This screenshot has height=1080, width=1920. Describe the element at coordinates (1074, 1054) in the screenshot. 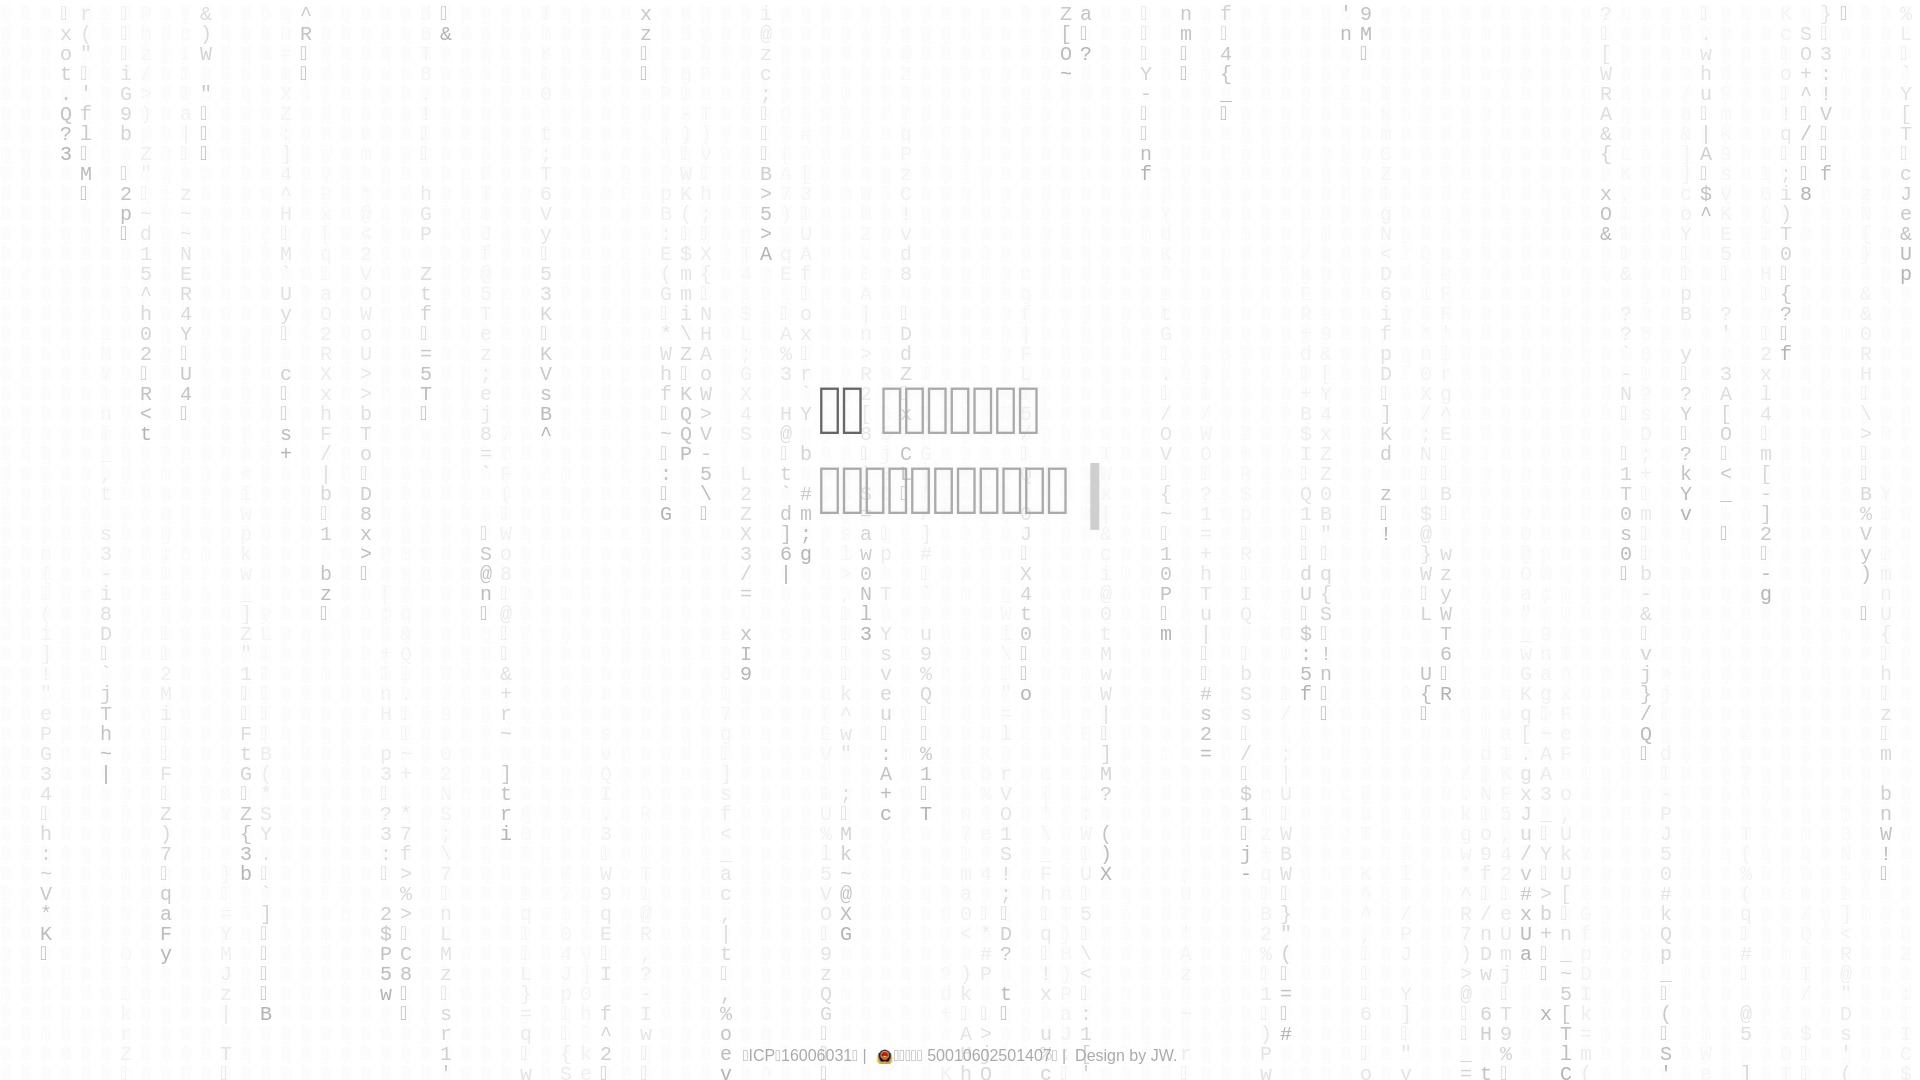

I see `'Design by JW.'` at that location.